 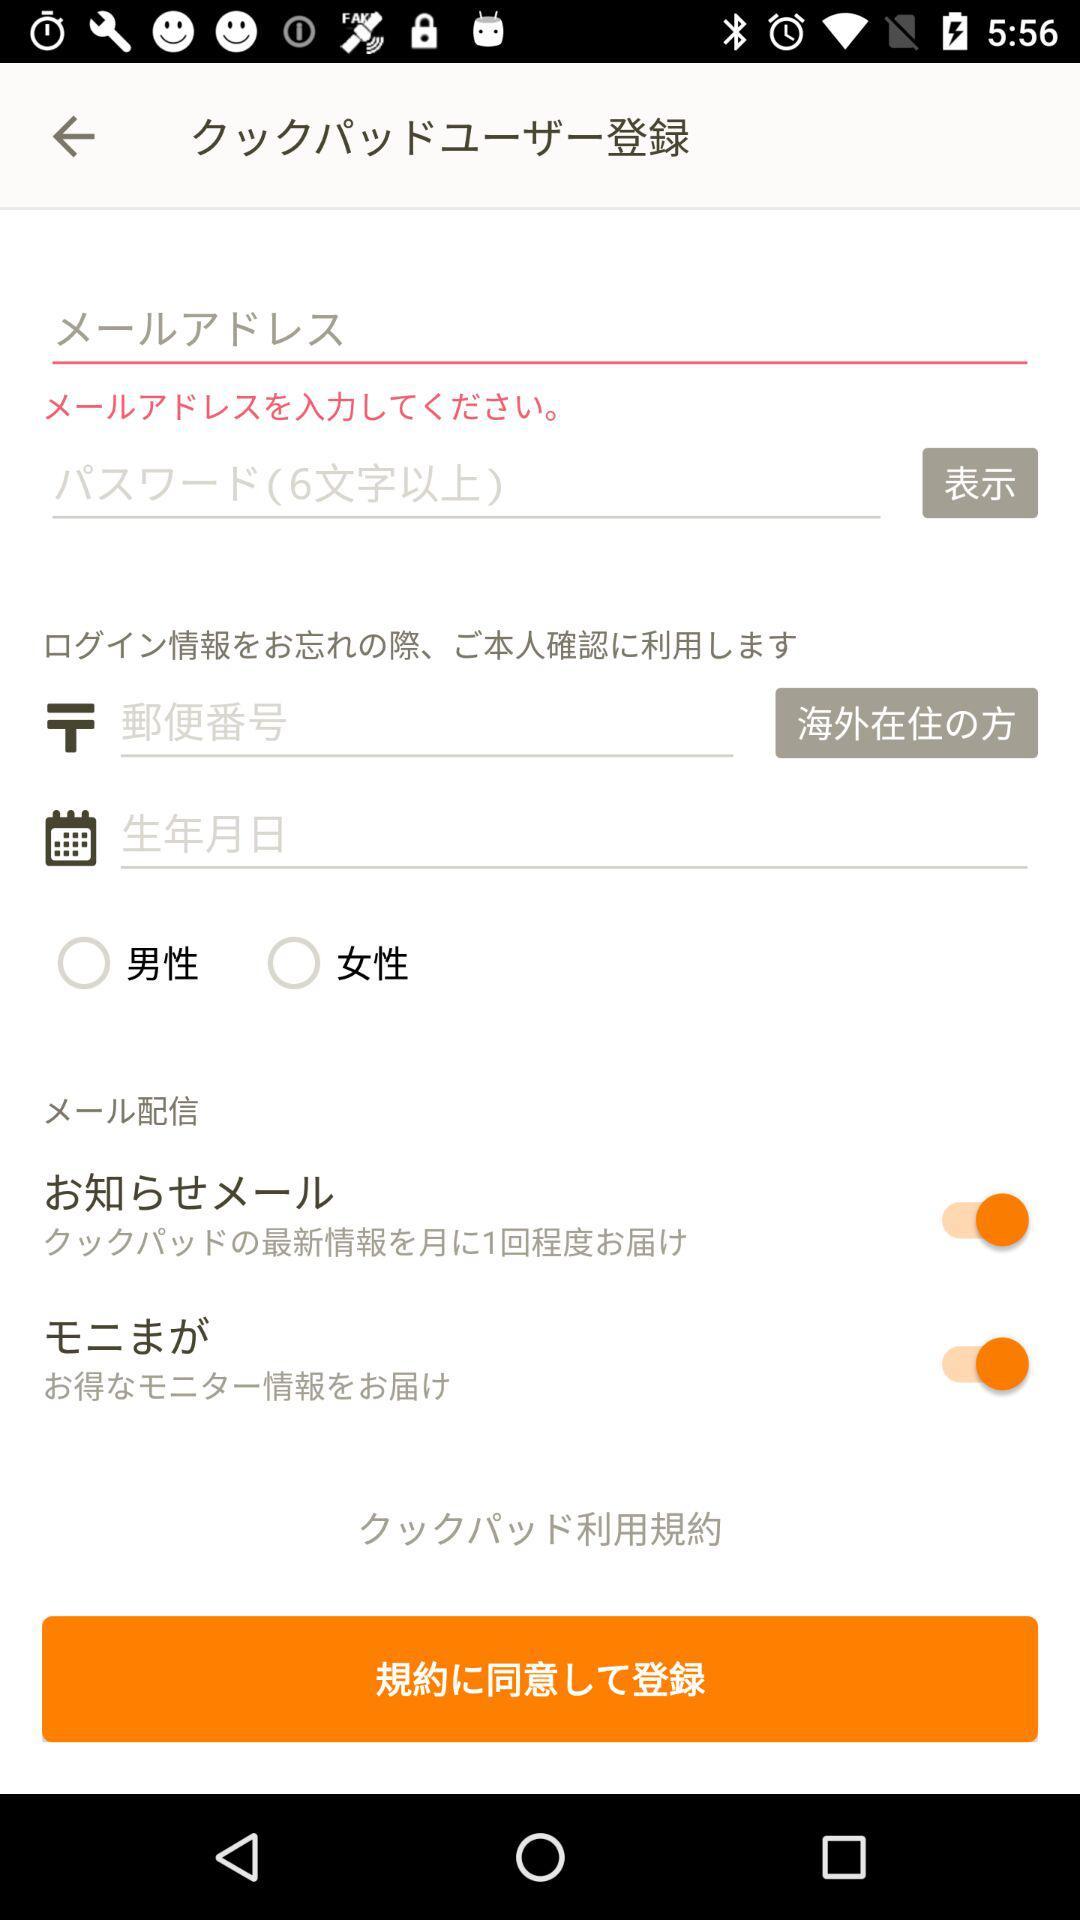 What do you see at coordinates (912, 1362) in the screenshot?
I see `the item at the bottom right corner` at bounding box center [912, 1362].